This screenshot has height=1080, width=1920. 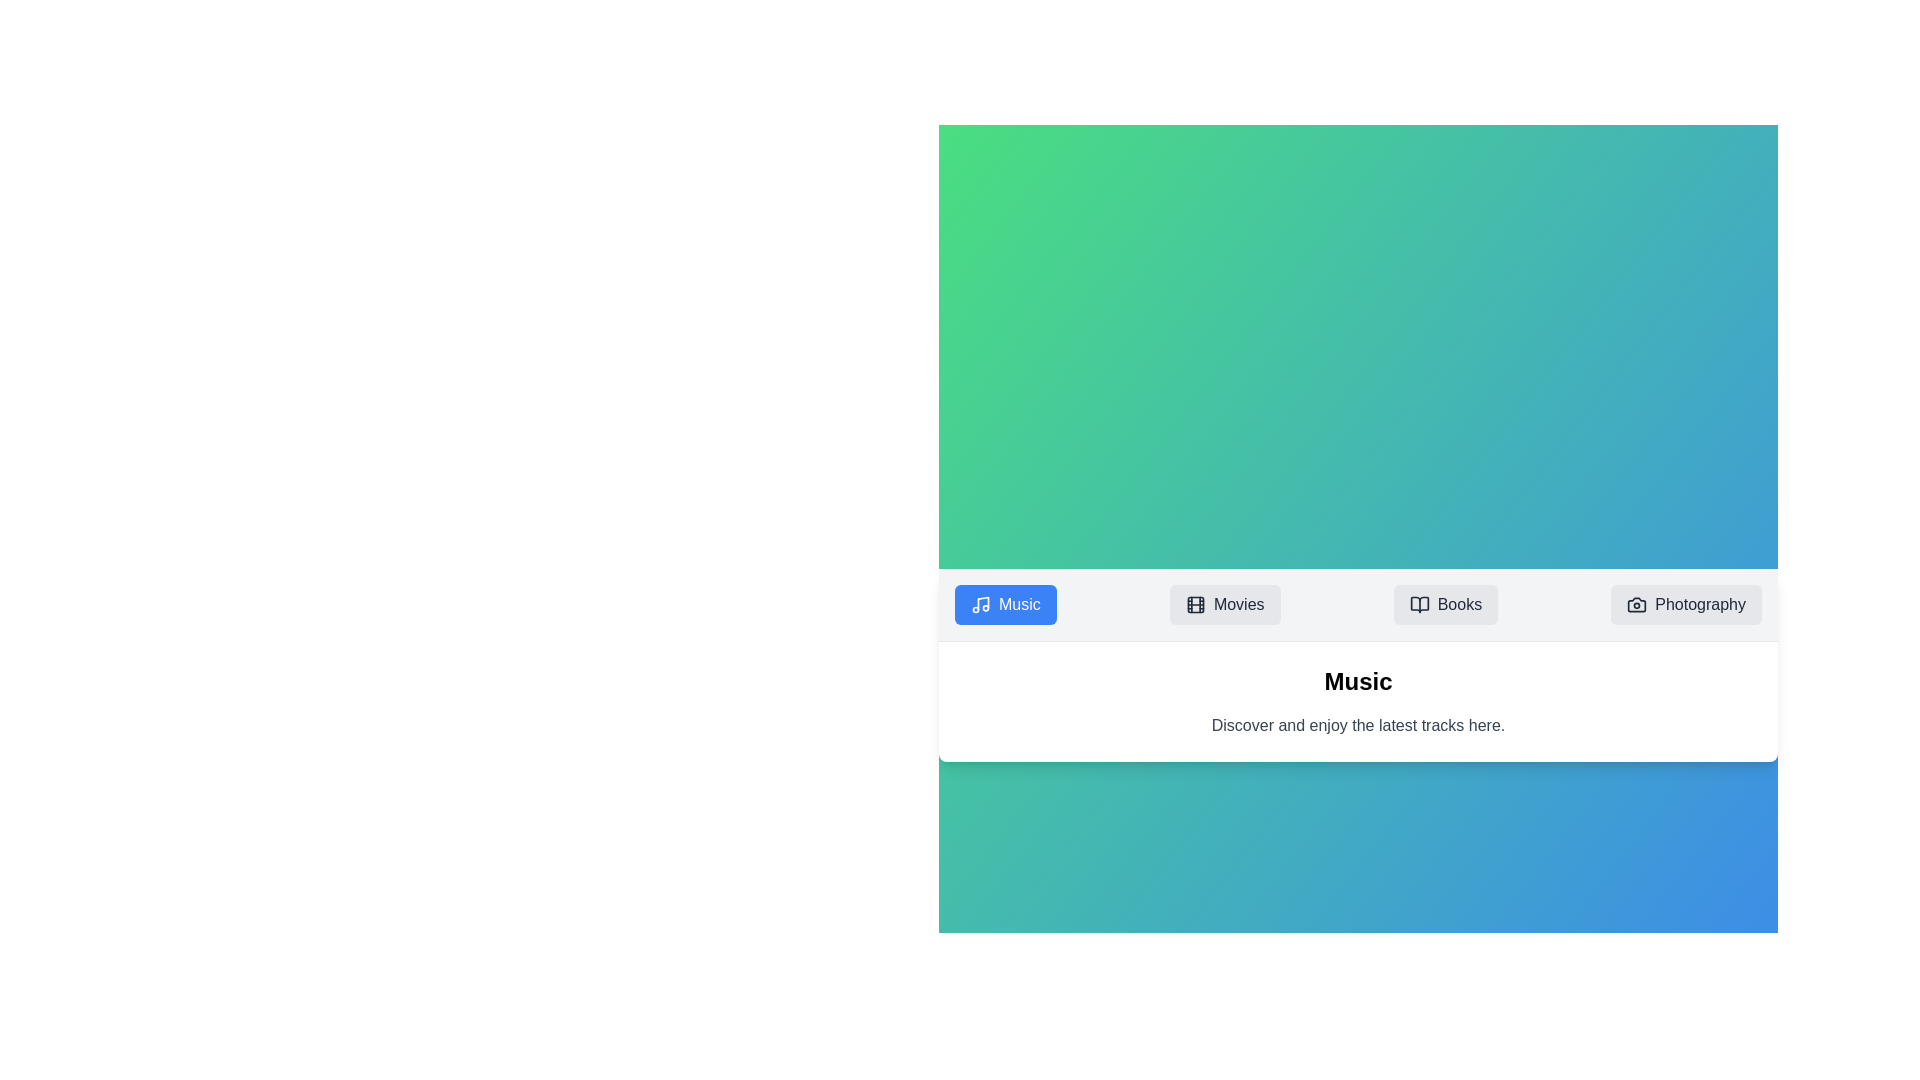 I want to click on the Text Header indicating the section relates to 'Music', which is centrally positioned below the category buttons and above the descriptive text, so click(x=1358, y=680).